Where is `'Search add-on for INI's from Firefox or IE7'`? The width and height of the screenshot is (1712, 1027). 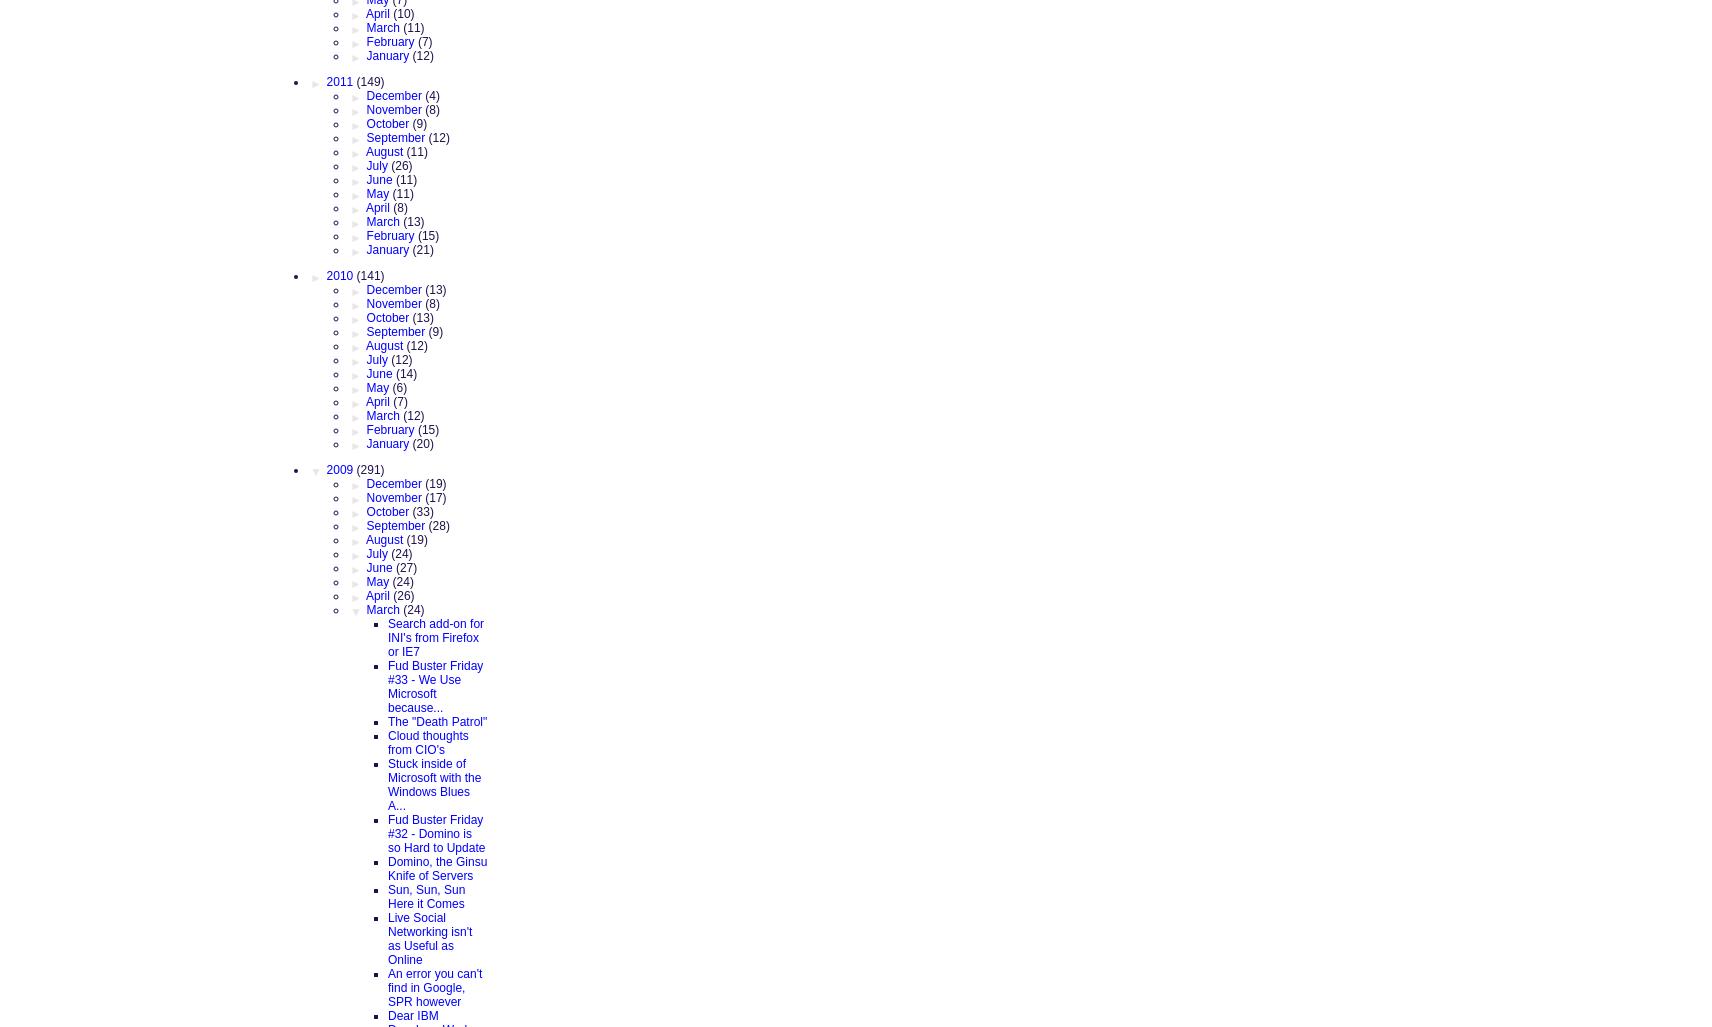 'Search add-on for INI's from Firefox or IE7' is located at coordinates (387, 636).